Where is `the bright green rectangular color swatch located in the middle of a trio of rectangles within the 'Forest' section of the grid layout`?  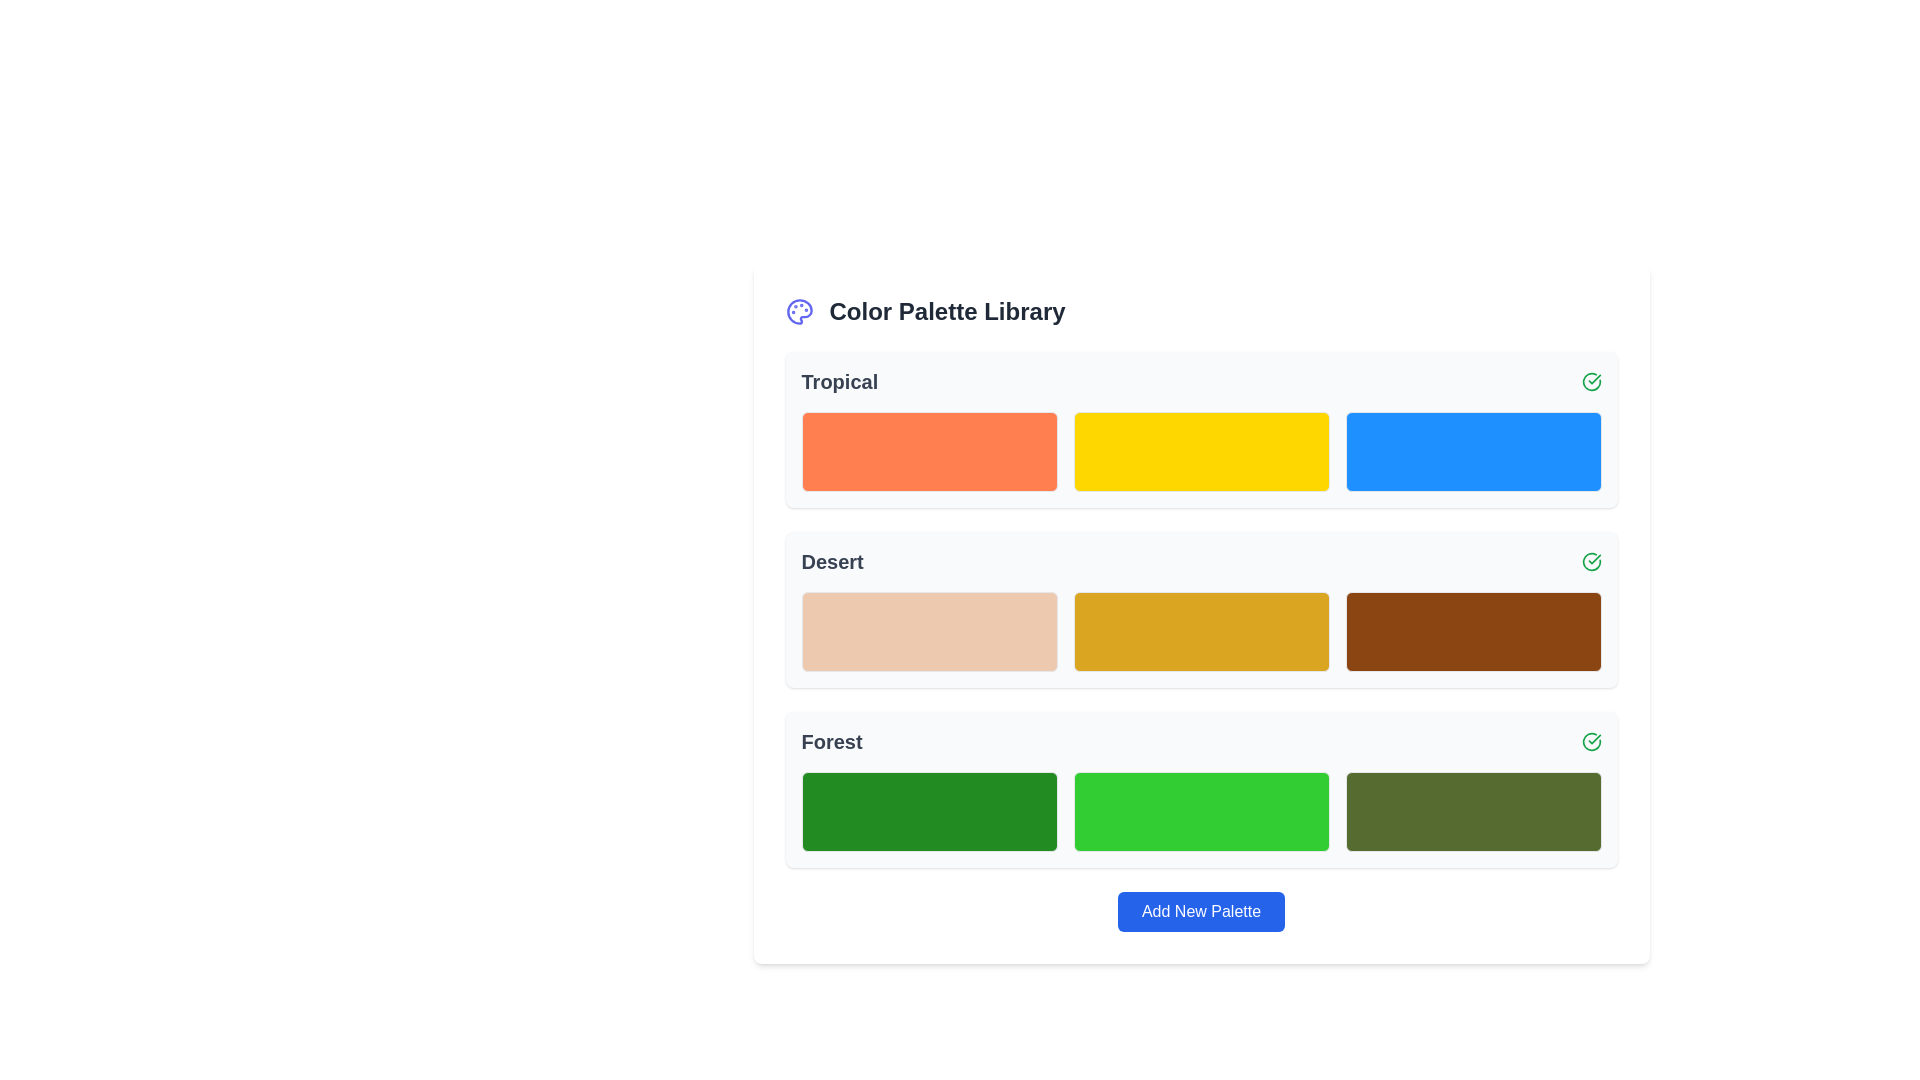
the bright green rectangular color swatch located in the middle of a trio of rectangles within the 'Forest' section of the grid layout is located at coordinates (1200, 812).